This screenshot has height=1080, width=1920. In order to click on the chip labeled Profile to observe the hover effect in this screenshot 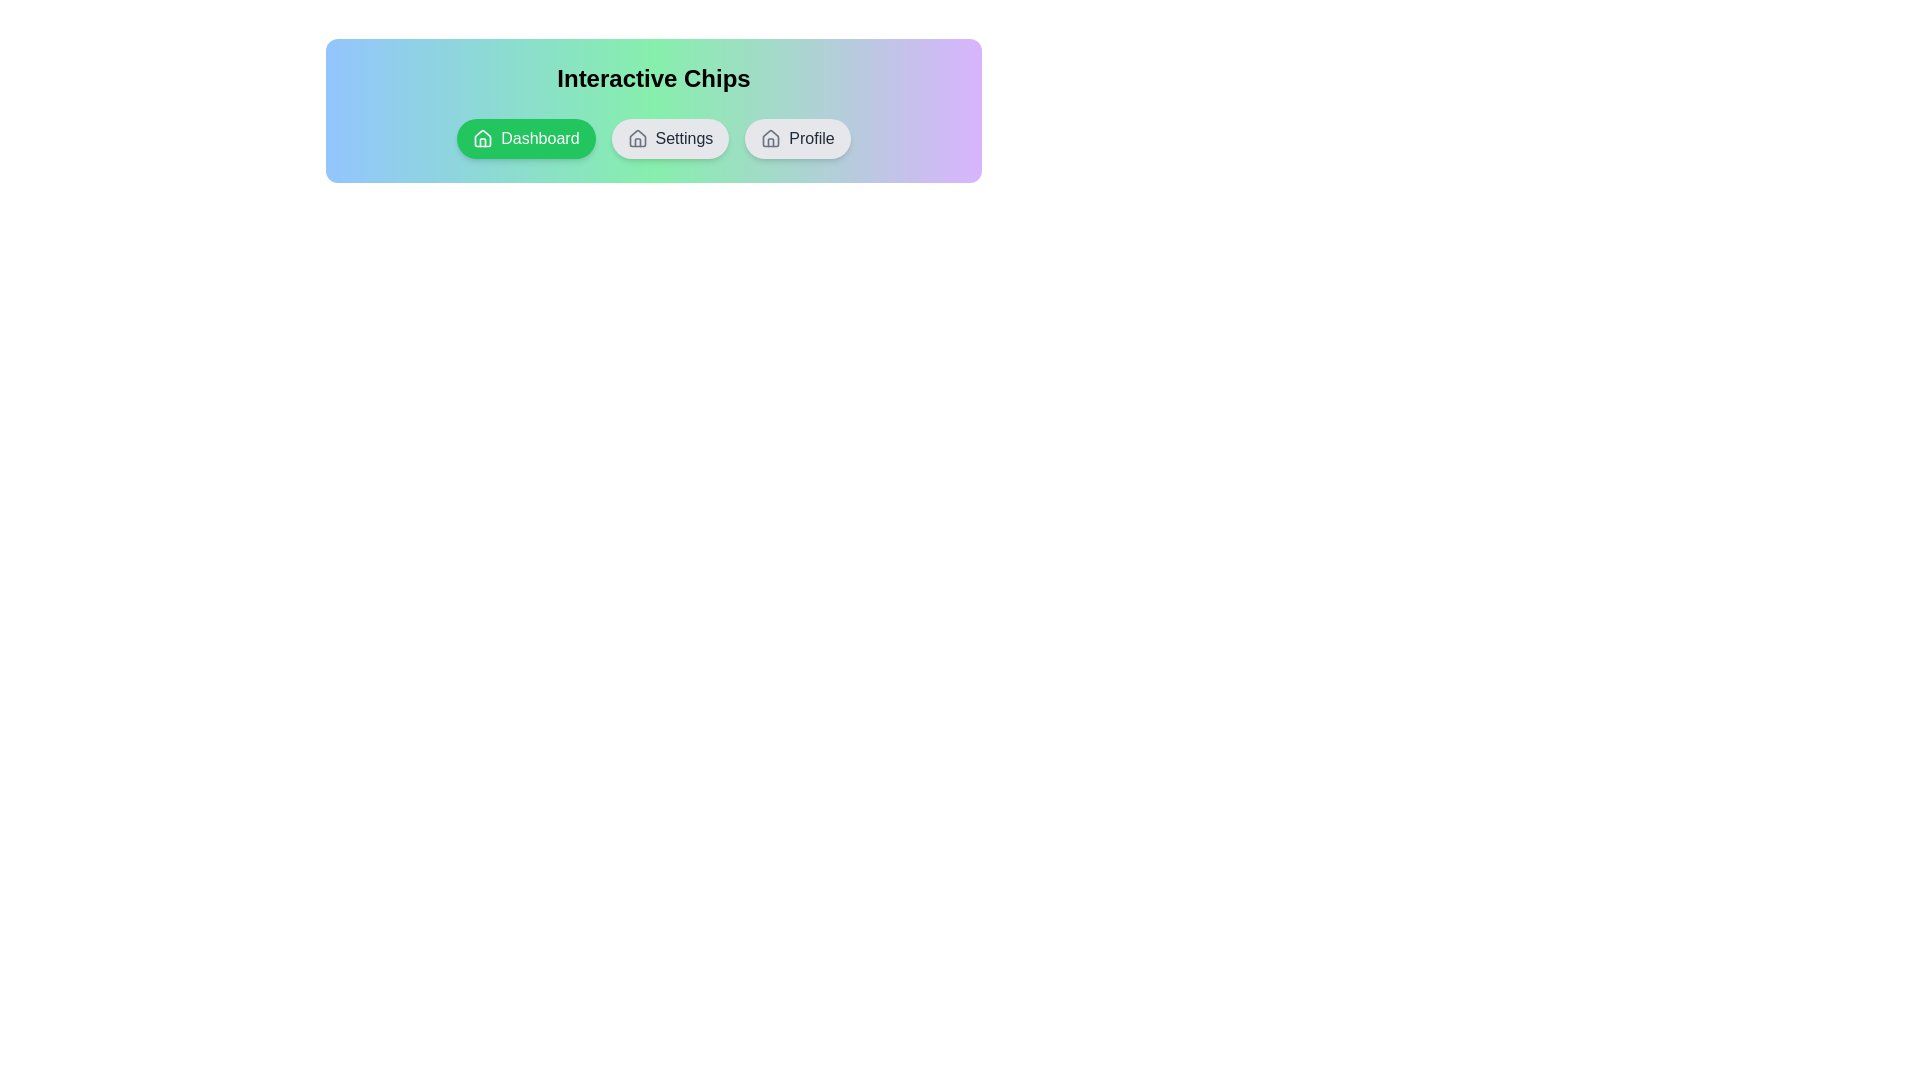, I will do `click(796, 137)`.